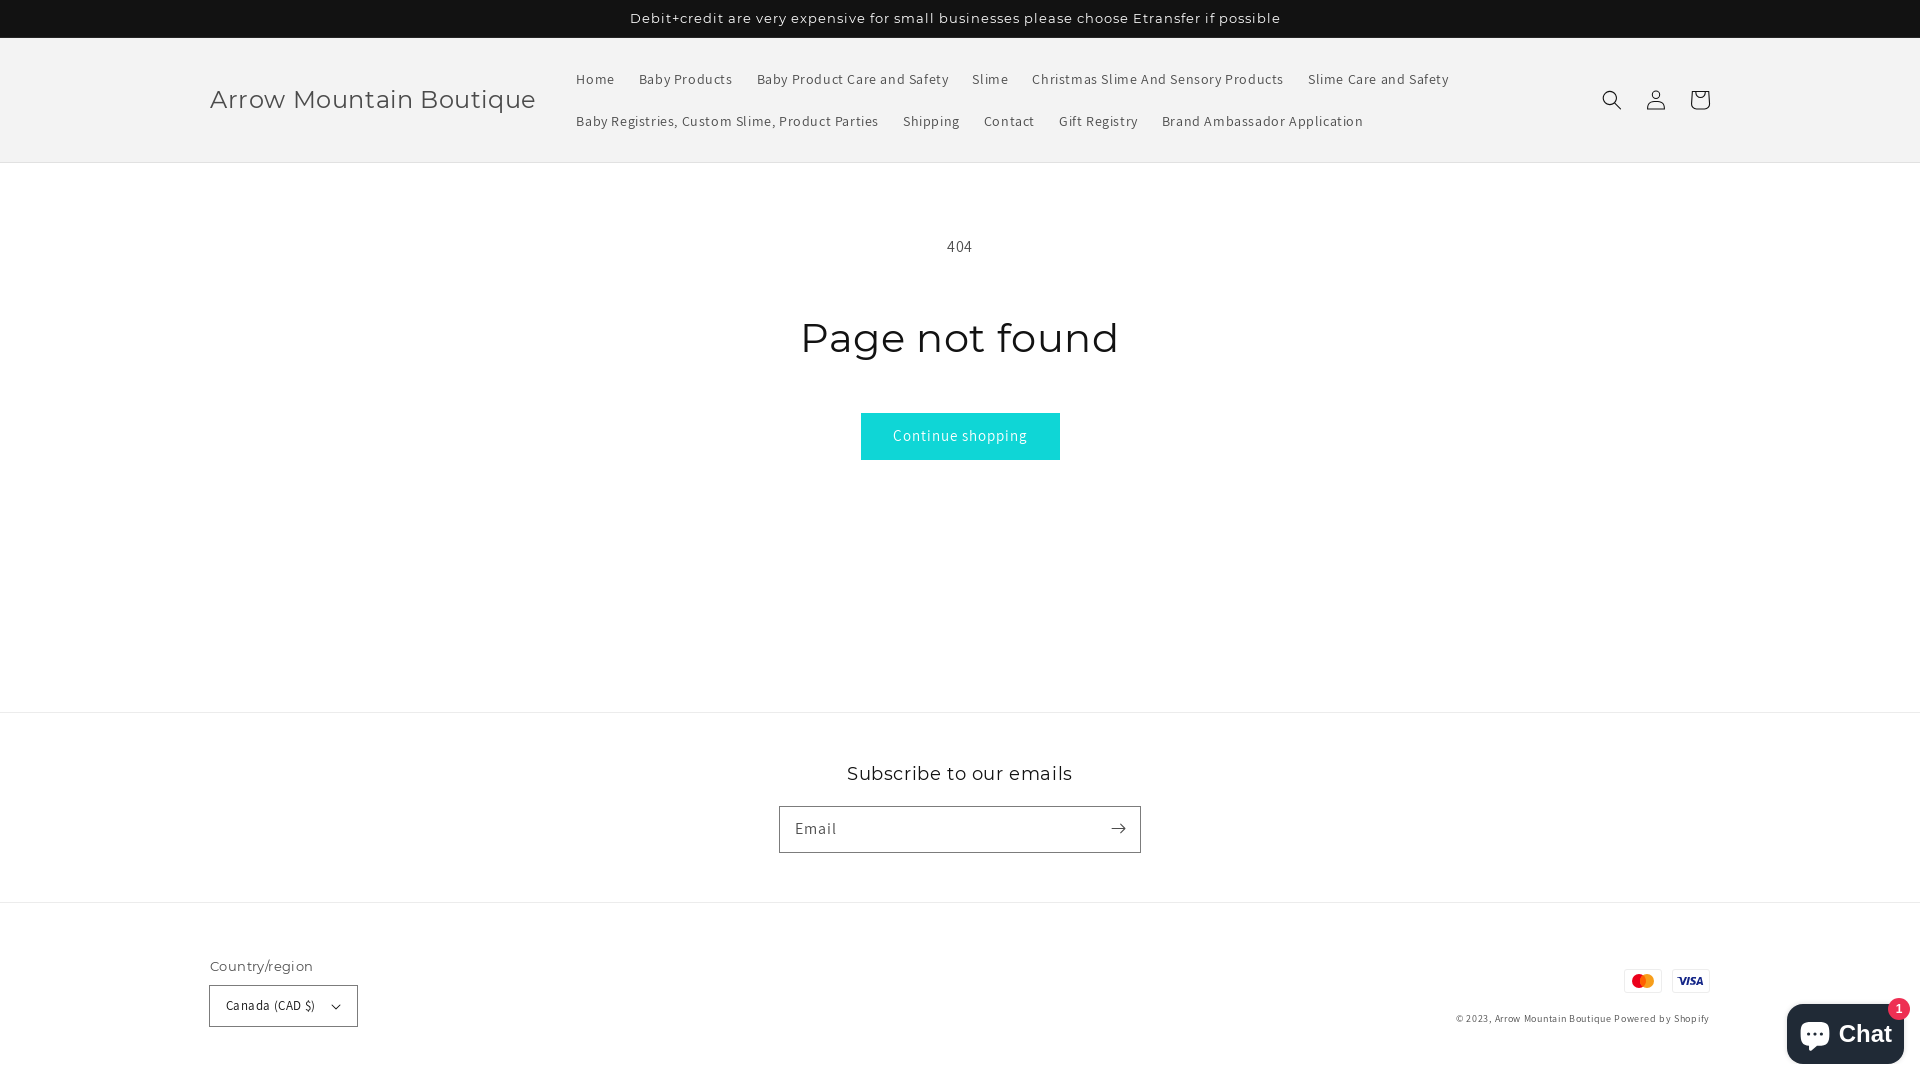  What do you see at coordinates (1780, 1029) in the screenshot?
I see `'Shopify online store chat'` at bounding box center [1780, 1029].